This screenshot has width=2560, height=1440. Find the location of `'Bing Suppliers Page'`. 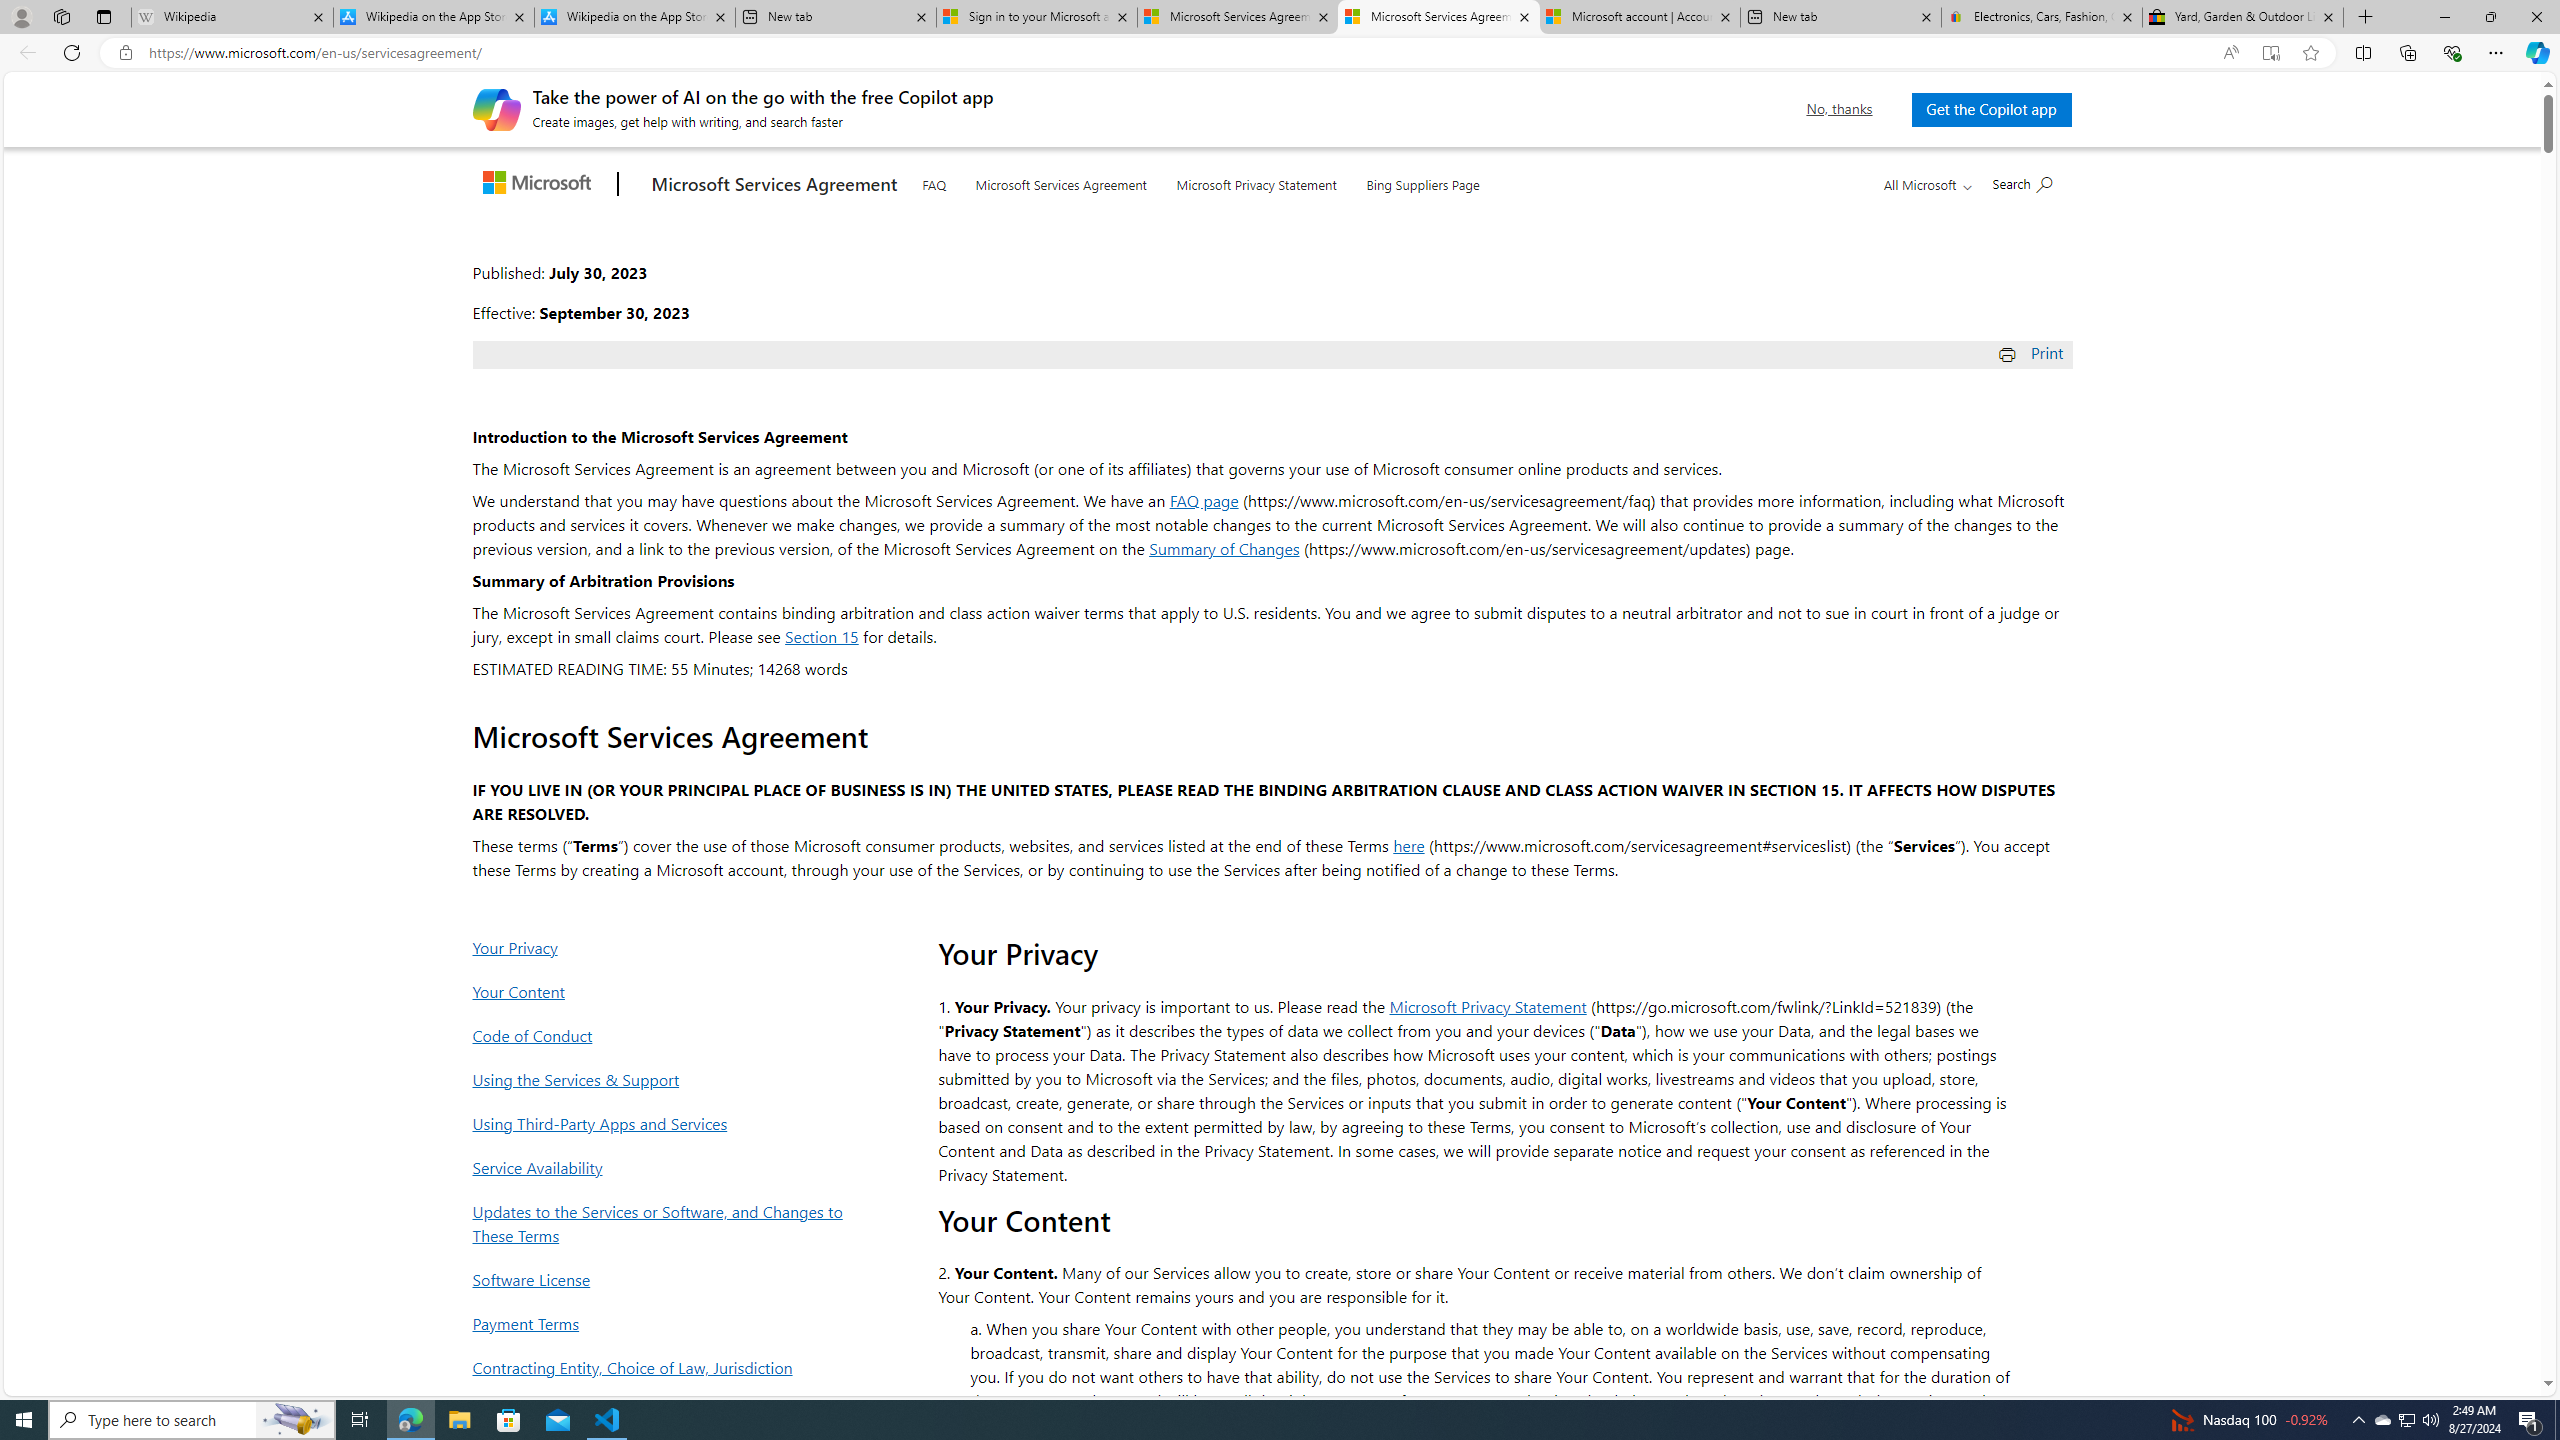

'Bing Suppliers Page' is located at coordinates (1422, 181).